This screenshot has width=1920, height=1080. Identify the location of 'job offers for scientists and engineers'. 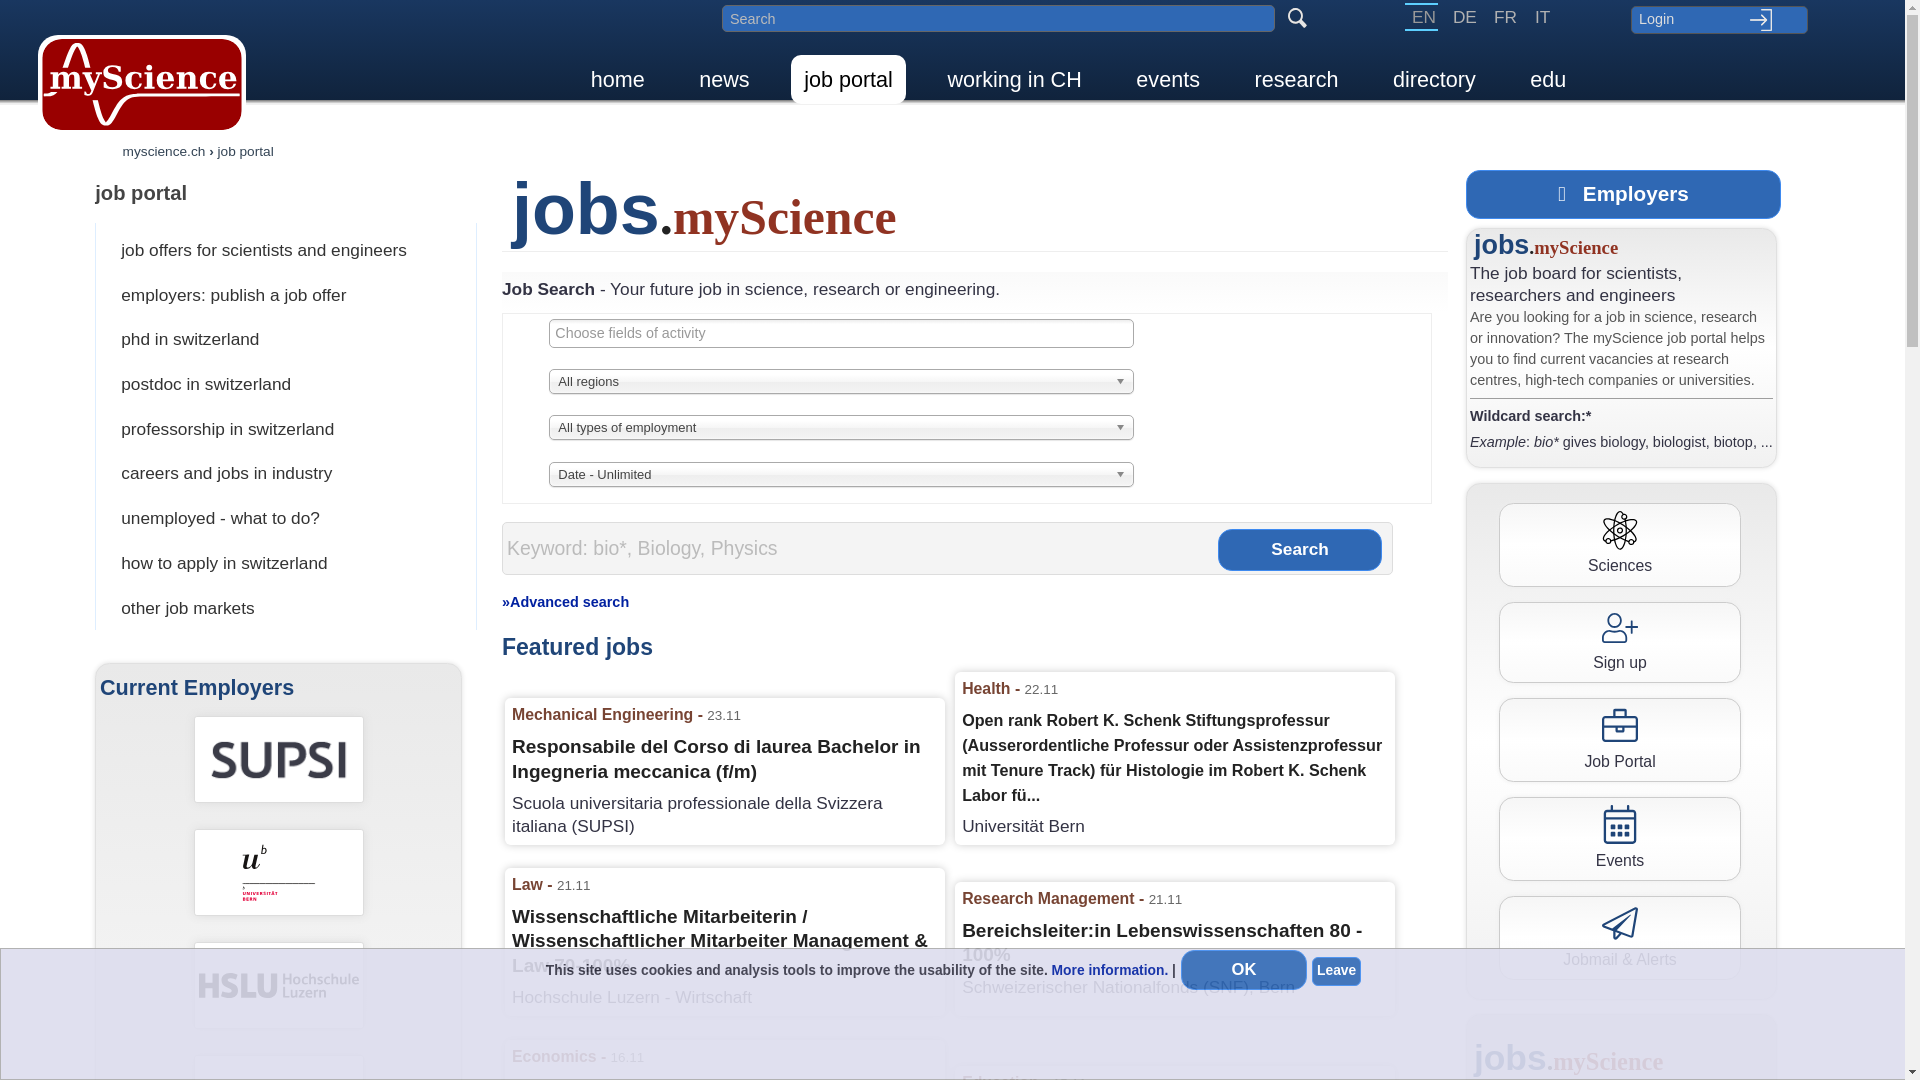
(286, 249).